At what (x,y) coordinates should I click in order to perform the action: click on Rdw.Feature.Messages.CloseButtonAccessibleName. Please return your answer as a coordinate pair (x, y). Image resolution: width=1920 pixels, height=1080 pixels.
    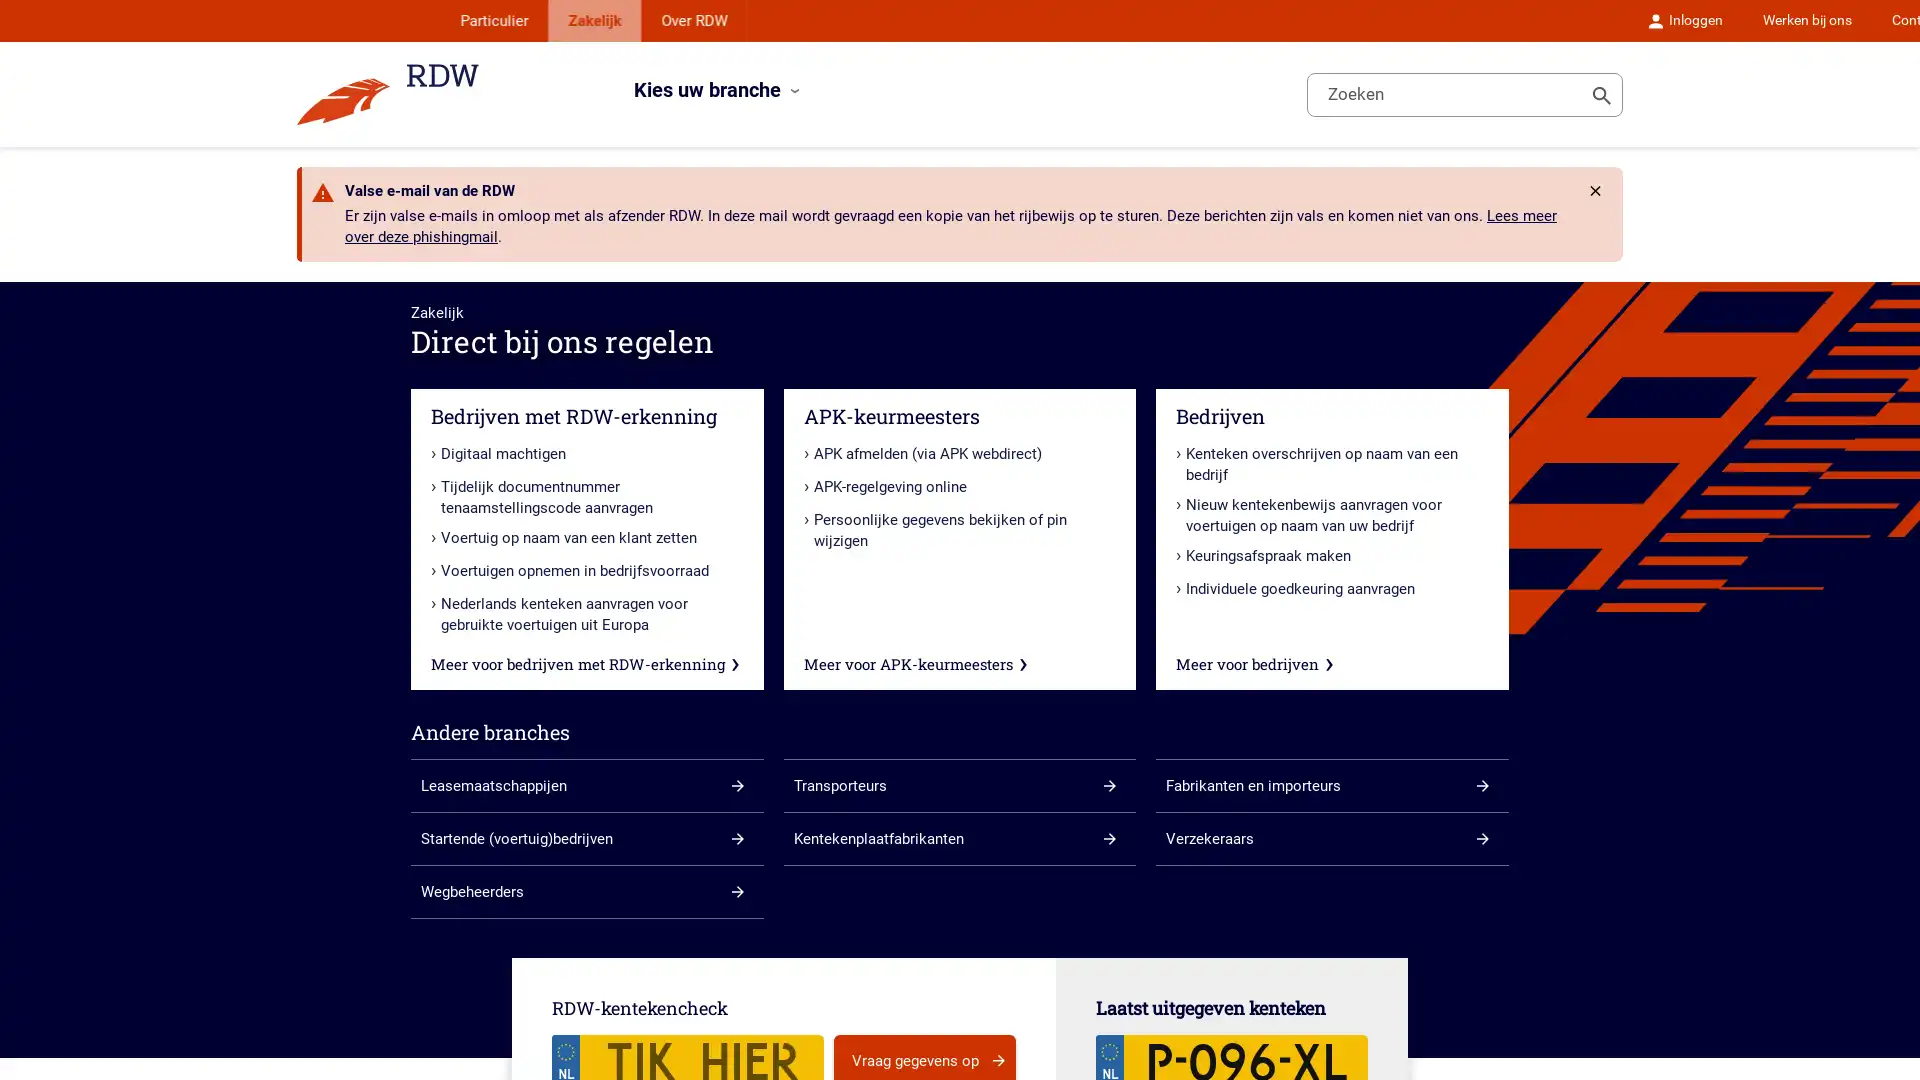
    Looking at the image, I should click on (1594, 191).